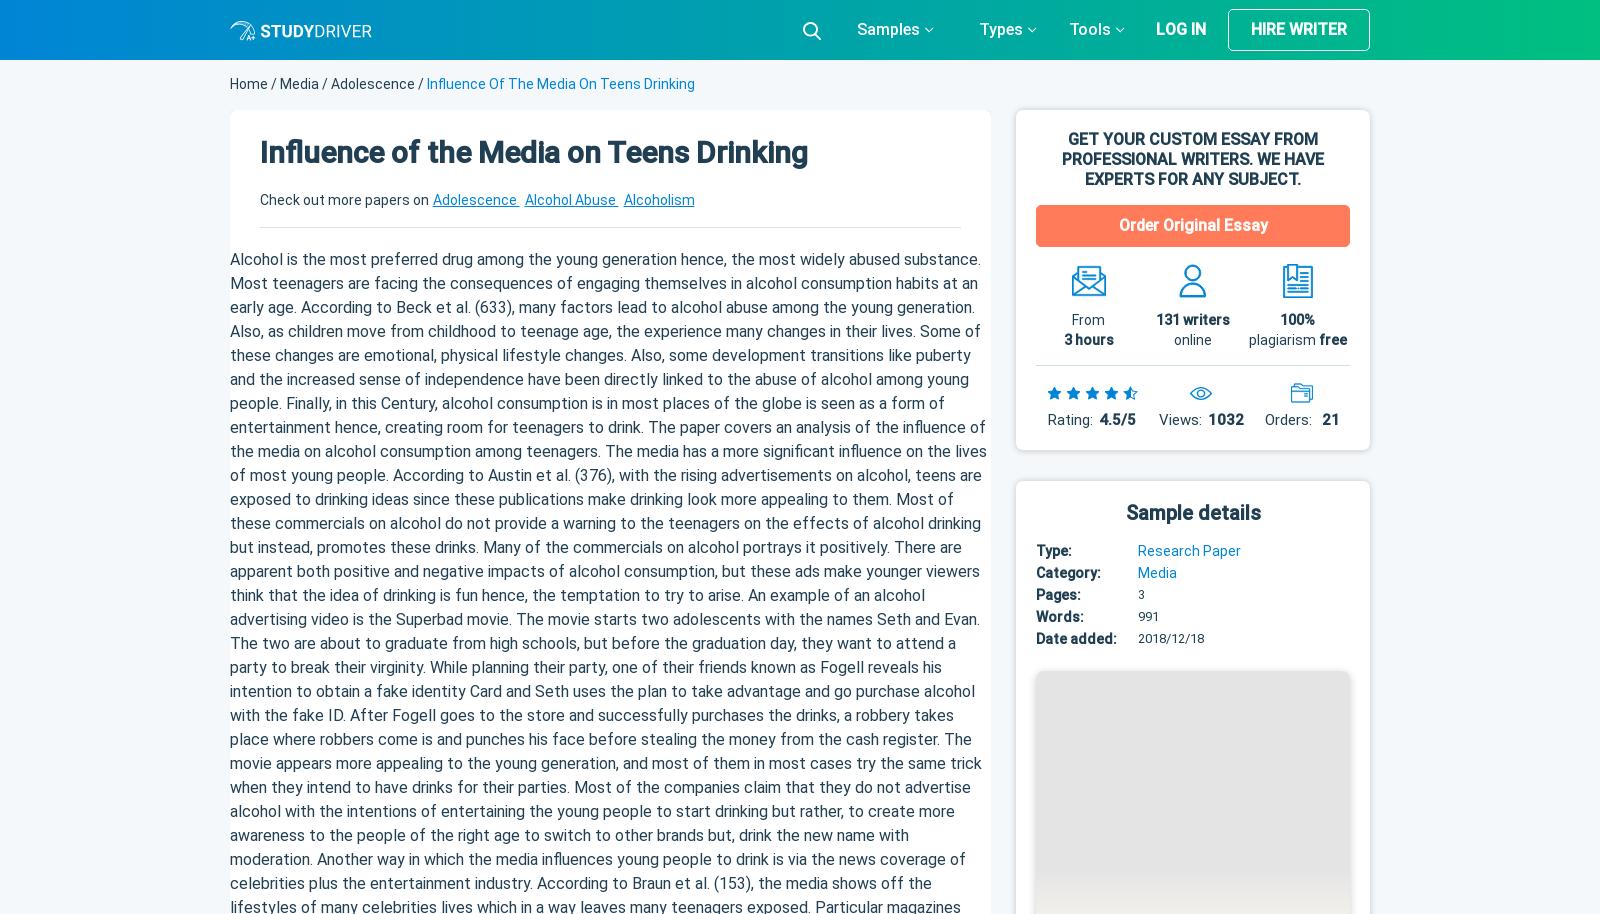 Image resolution: width=1600 pixels, height=914 pixels. What do you see at coordinates (1168, 318) in the screenshot?
I see `'131'` at bounding box center [1168, 318].